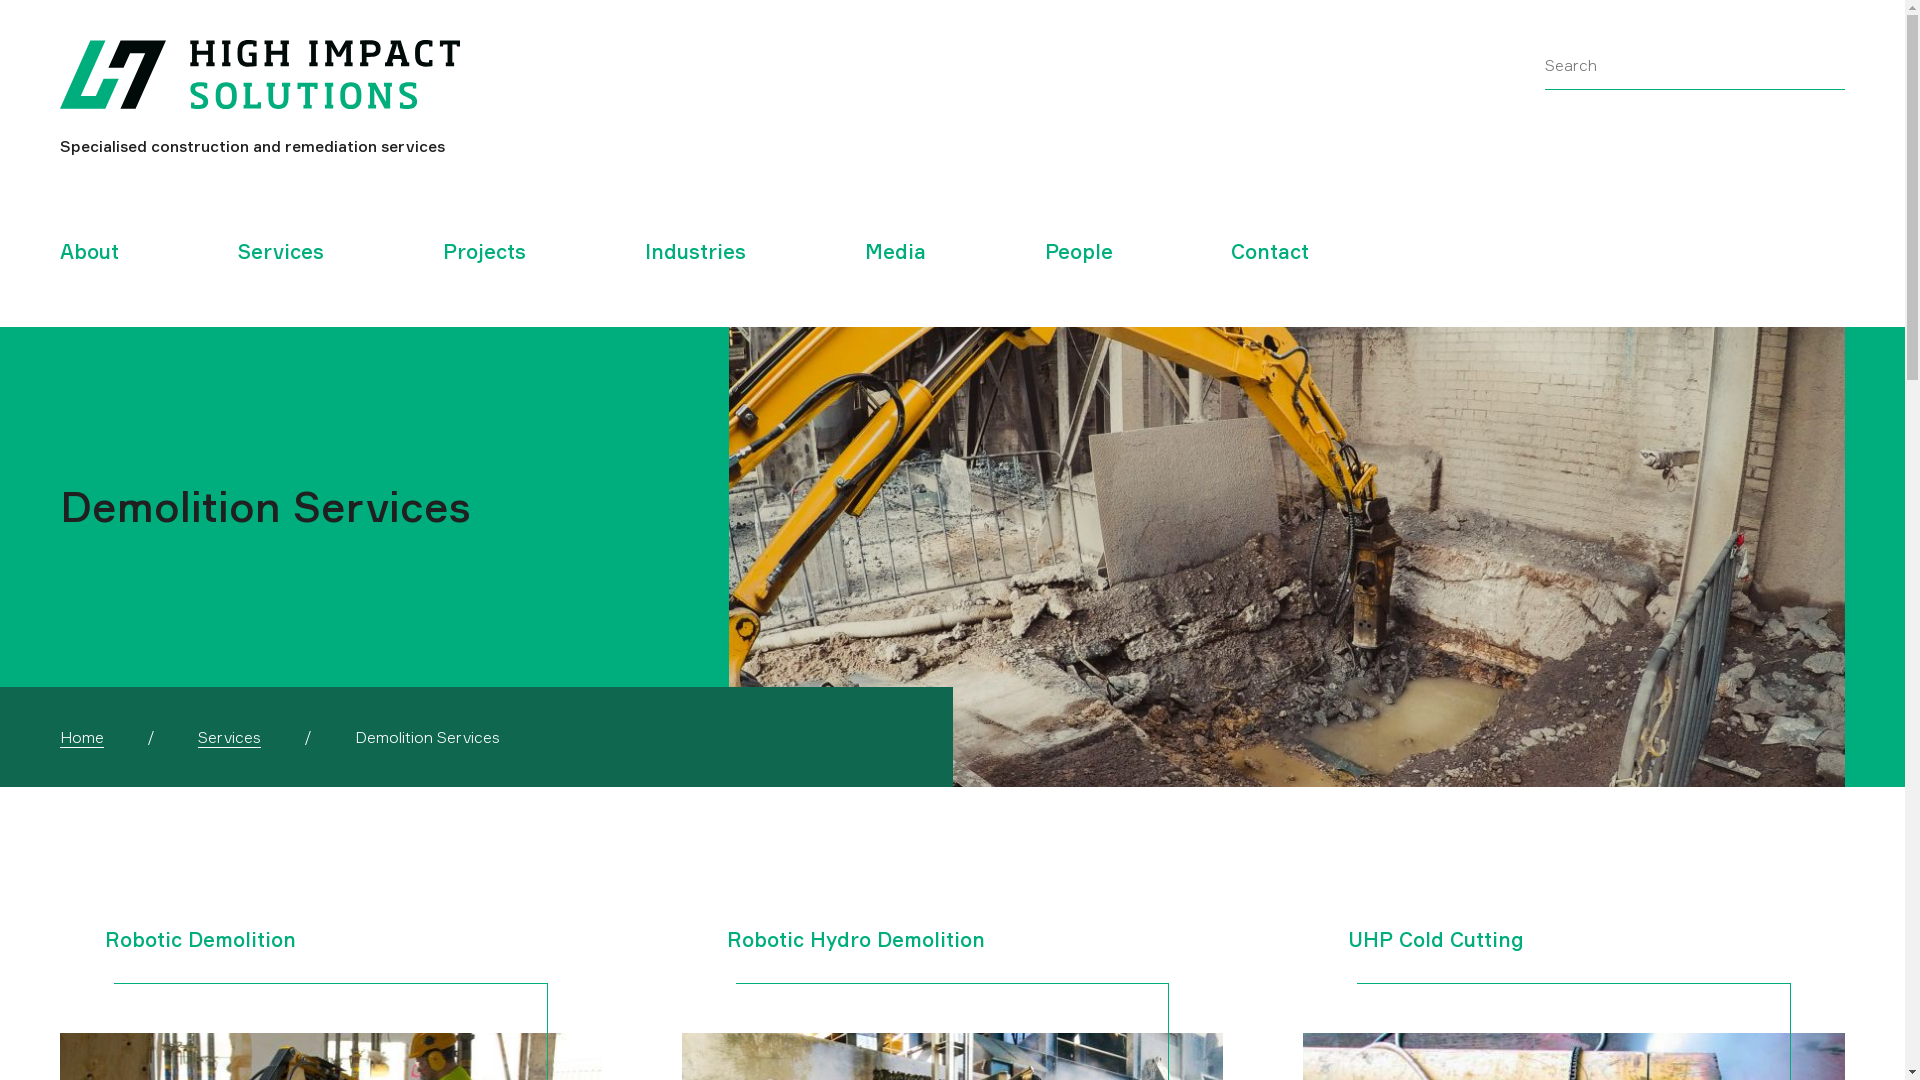  Describe the element at coordinates (894, 250) in the screenshot. I see `'Media'` at that location.